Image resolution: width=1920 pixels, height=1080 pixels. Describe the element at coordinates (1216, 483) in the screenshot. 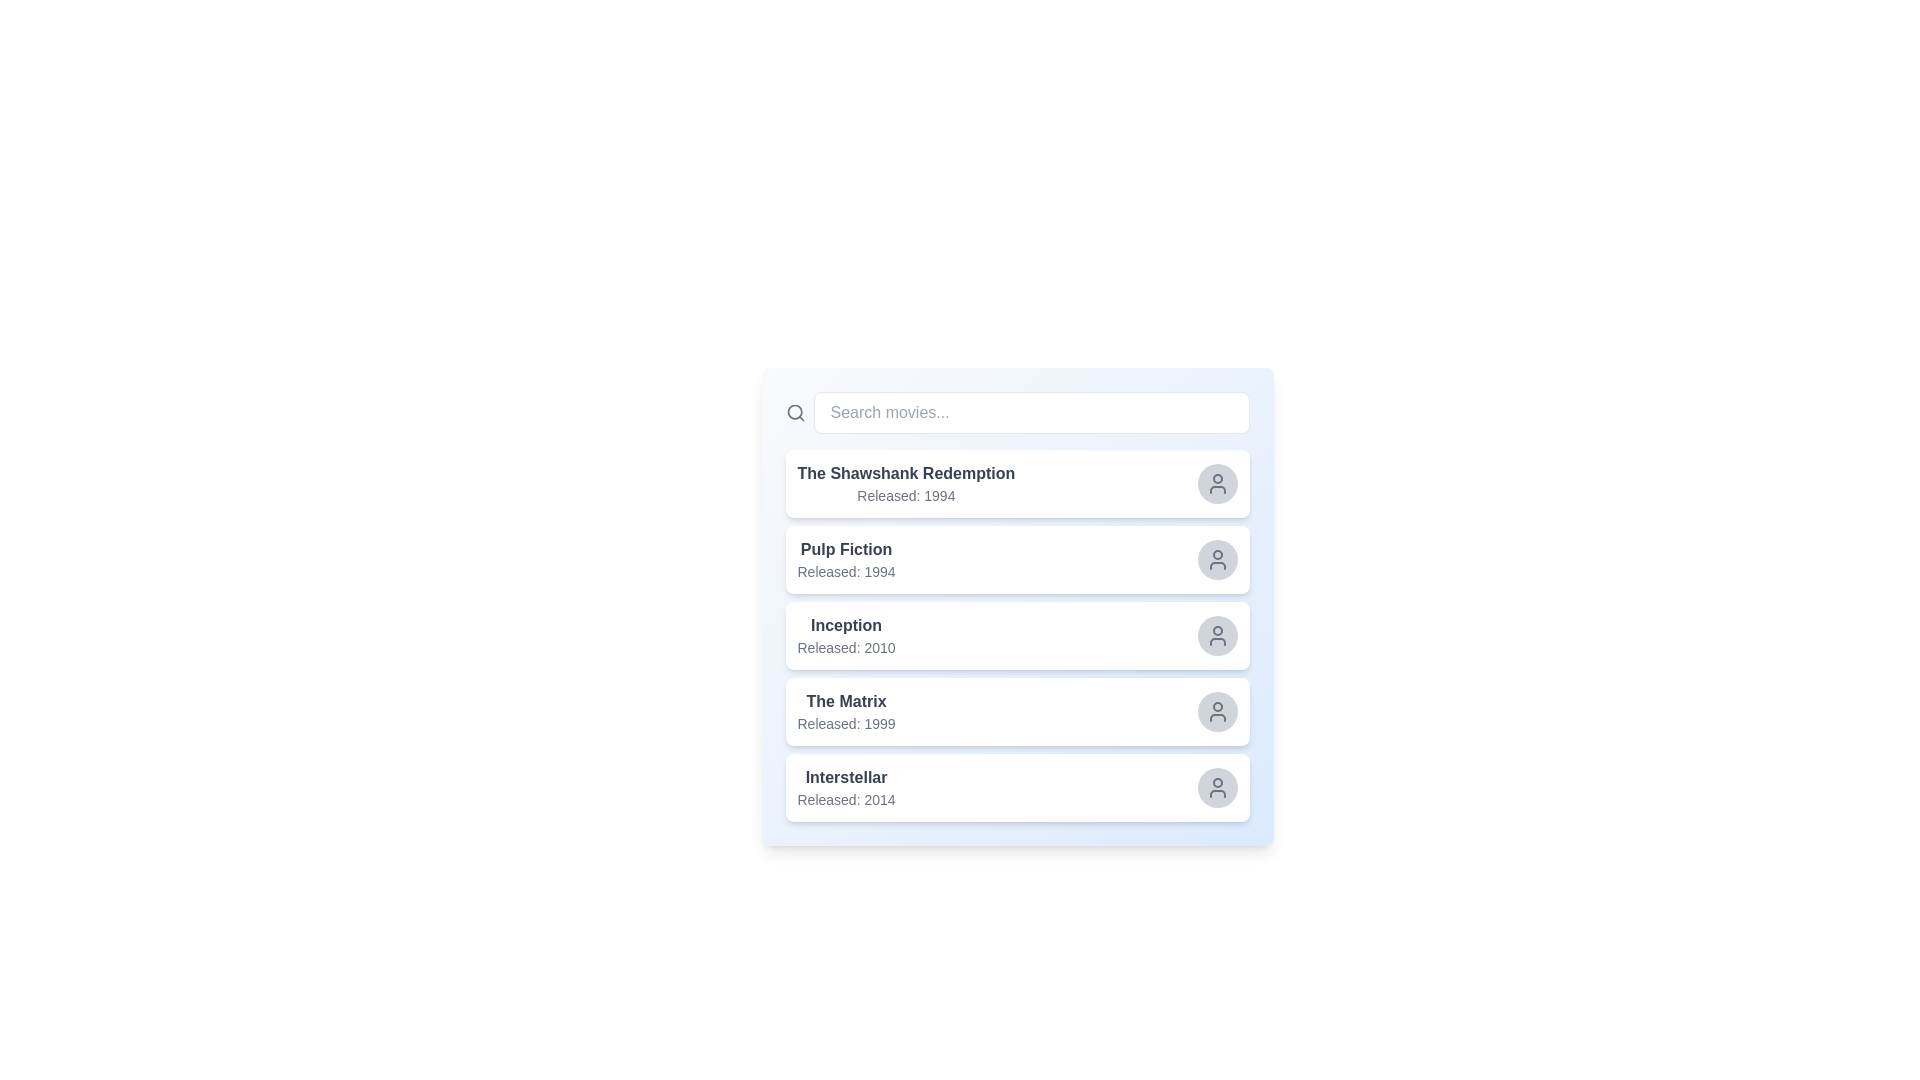

I see `the user icon located to the far right of the item row labeled 'The Shawshank Redemption' to initiate an action` at that location.